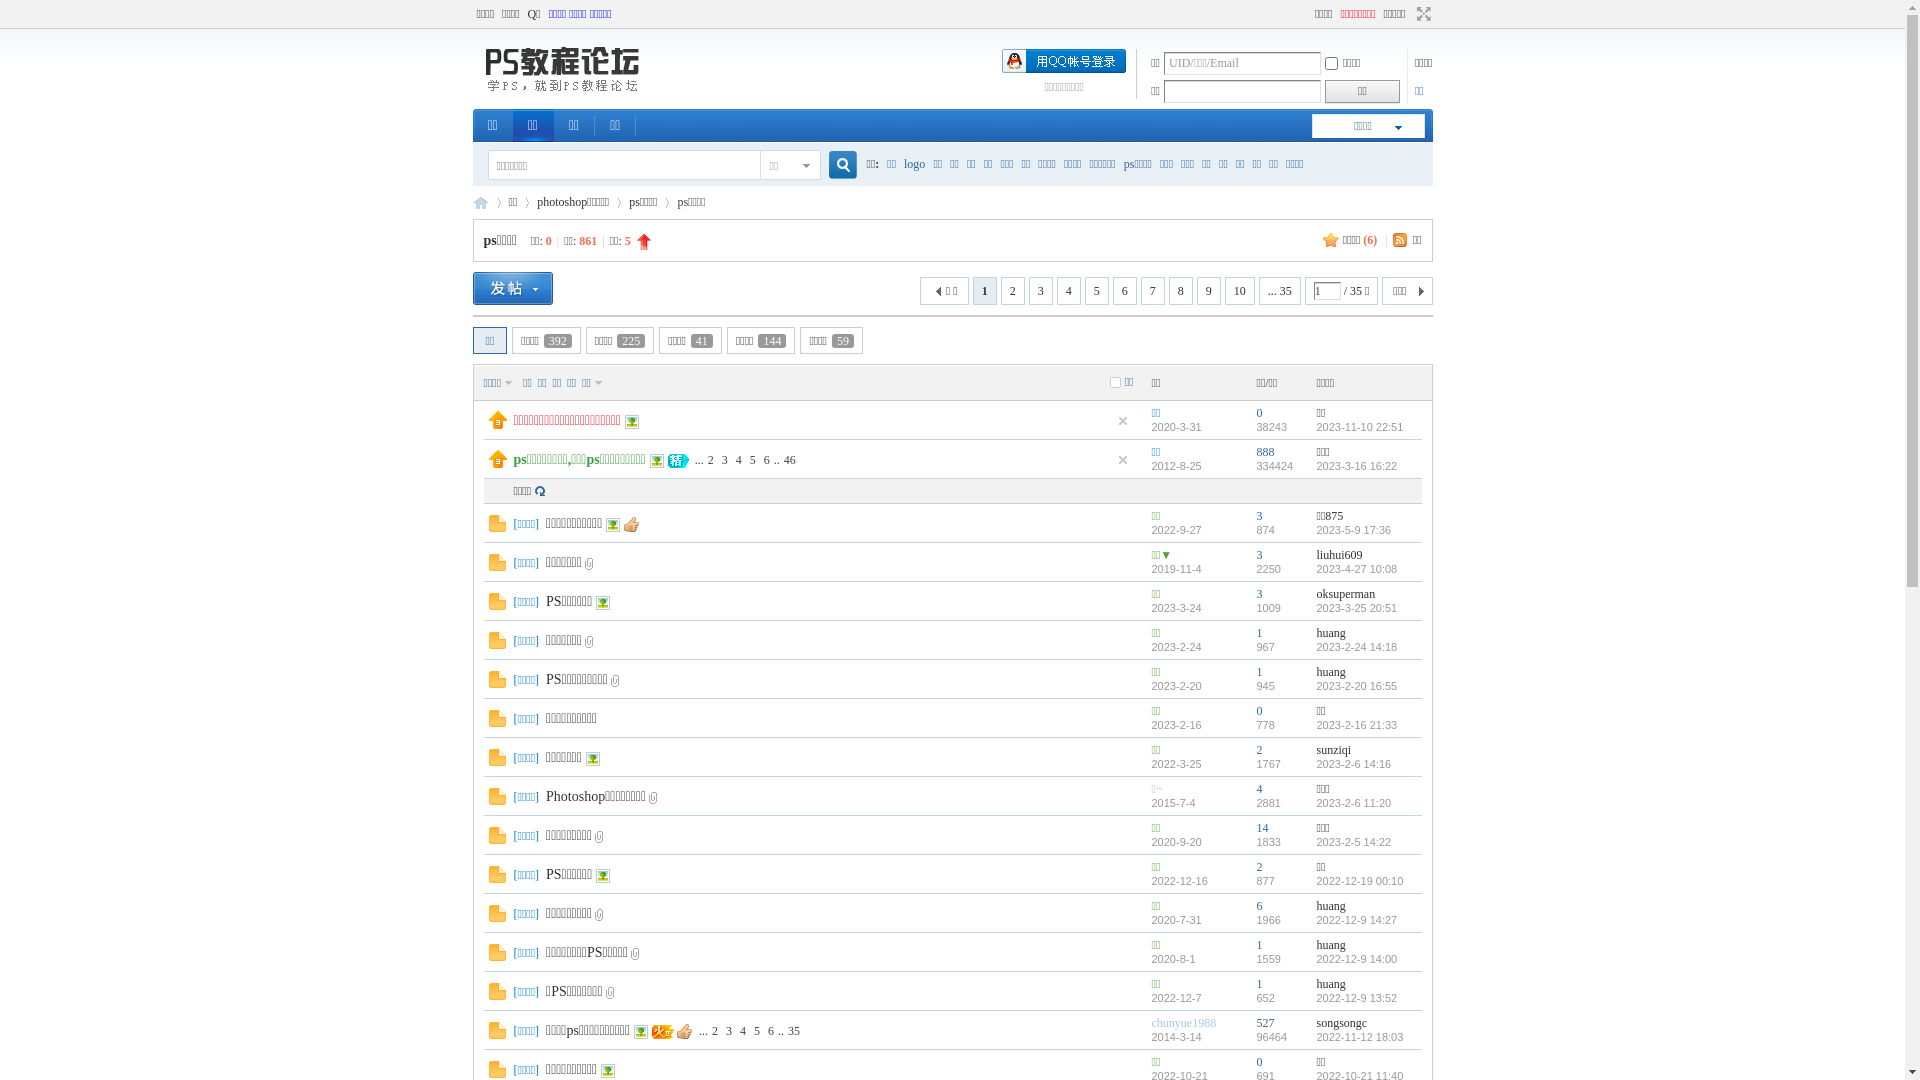 The height and width of the screenshot is (1080, 1920). I want to click on '8', so click(1169, 290).